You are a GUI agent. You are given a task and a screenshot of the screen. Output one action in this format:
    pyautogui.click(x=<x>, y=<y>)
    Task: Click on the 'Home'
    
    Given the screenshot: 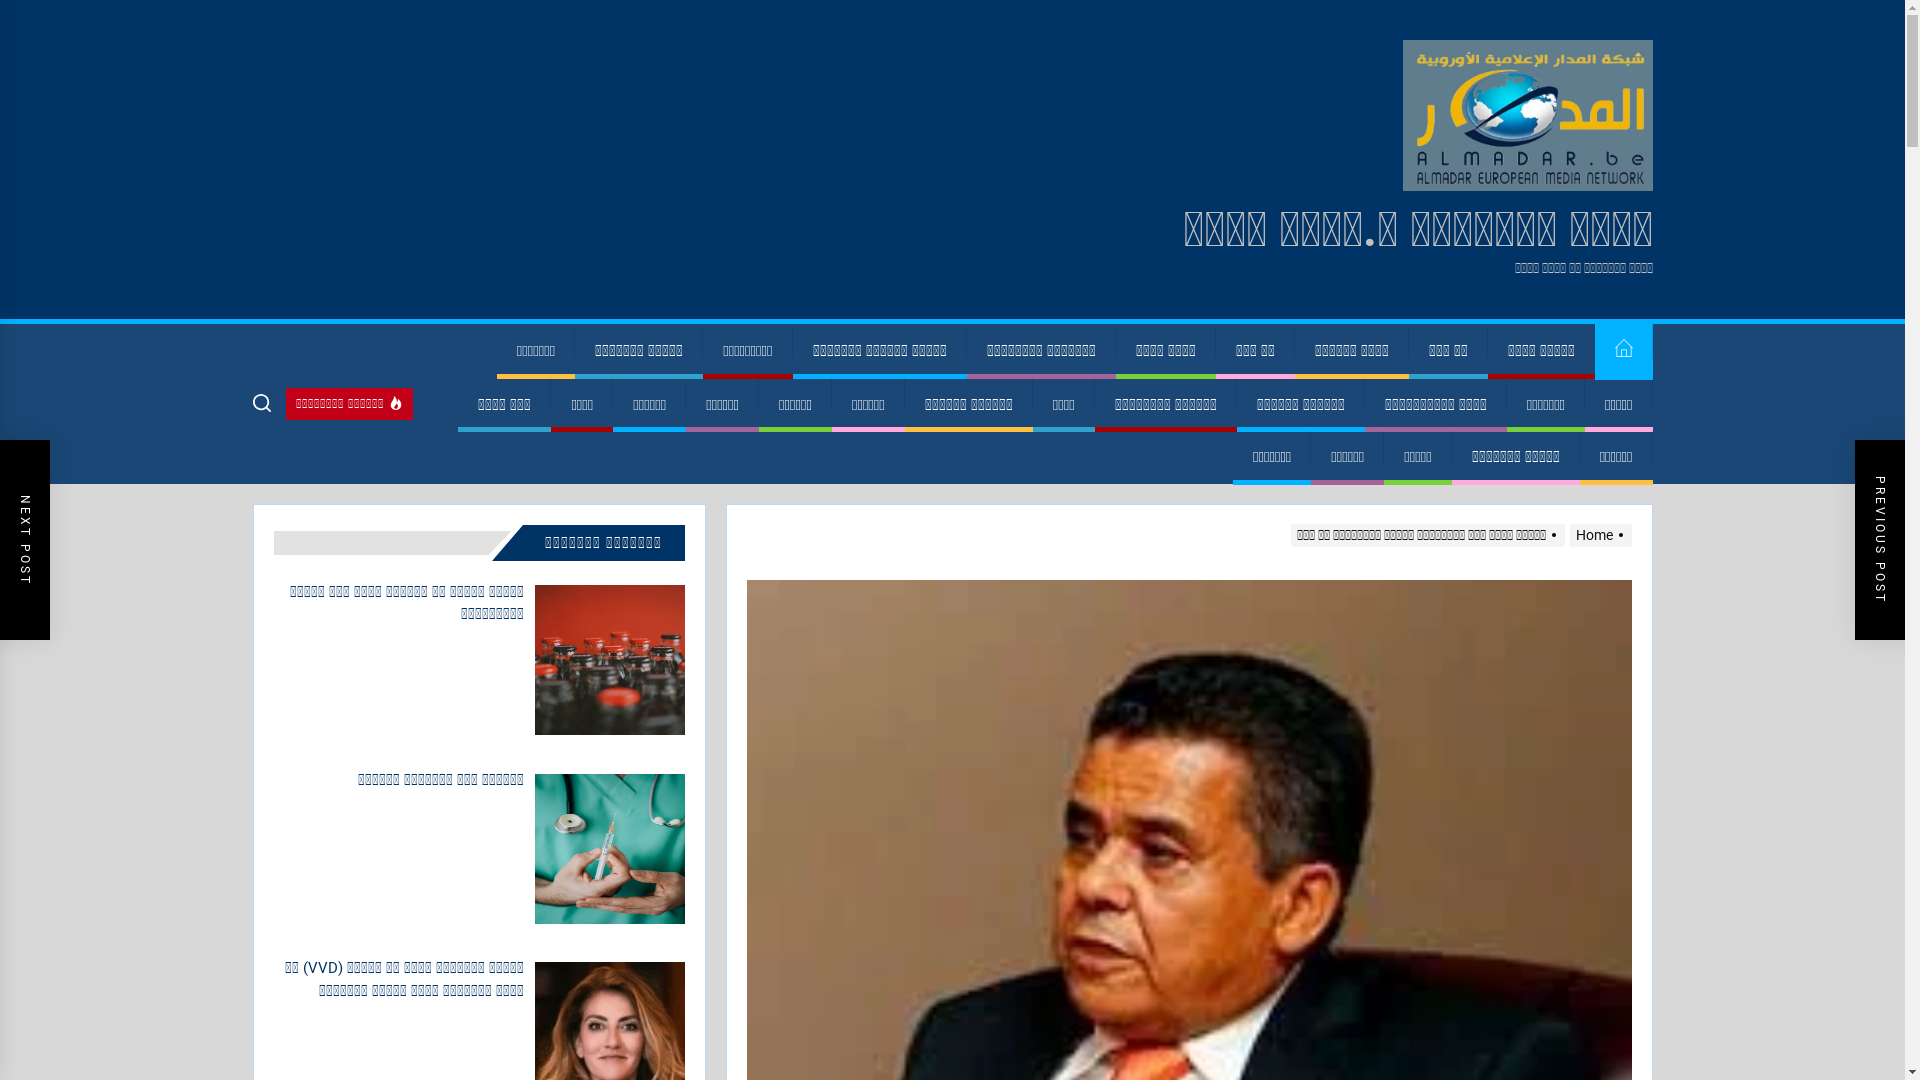 What is the action you would take?
    pyautogui.click(x=1596, y=534)
    